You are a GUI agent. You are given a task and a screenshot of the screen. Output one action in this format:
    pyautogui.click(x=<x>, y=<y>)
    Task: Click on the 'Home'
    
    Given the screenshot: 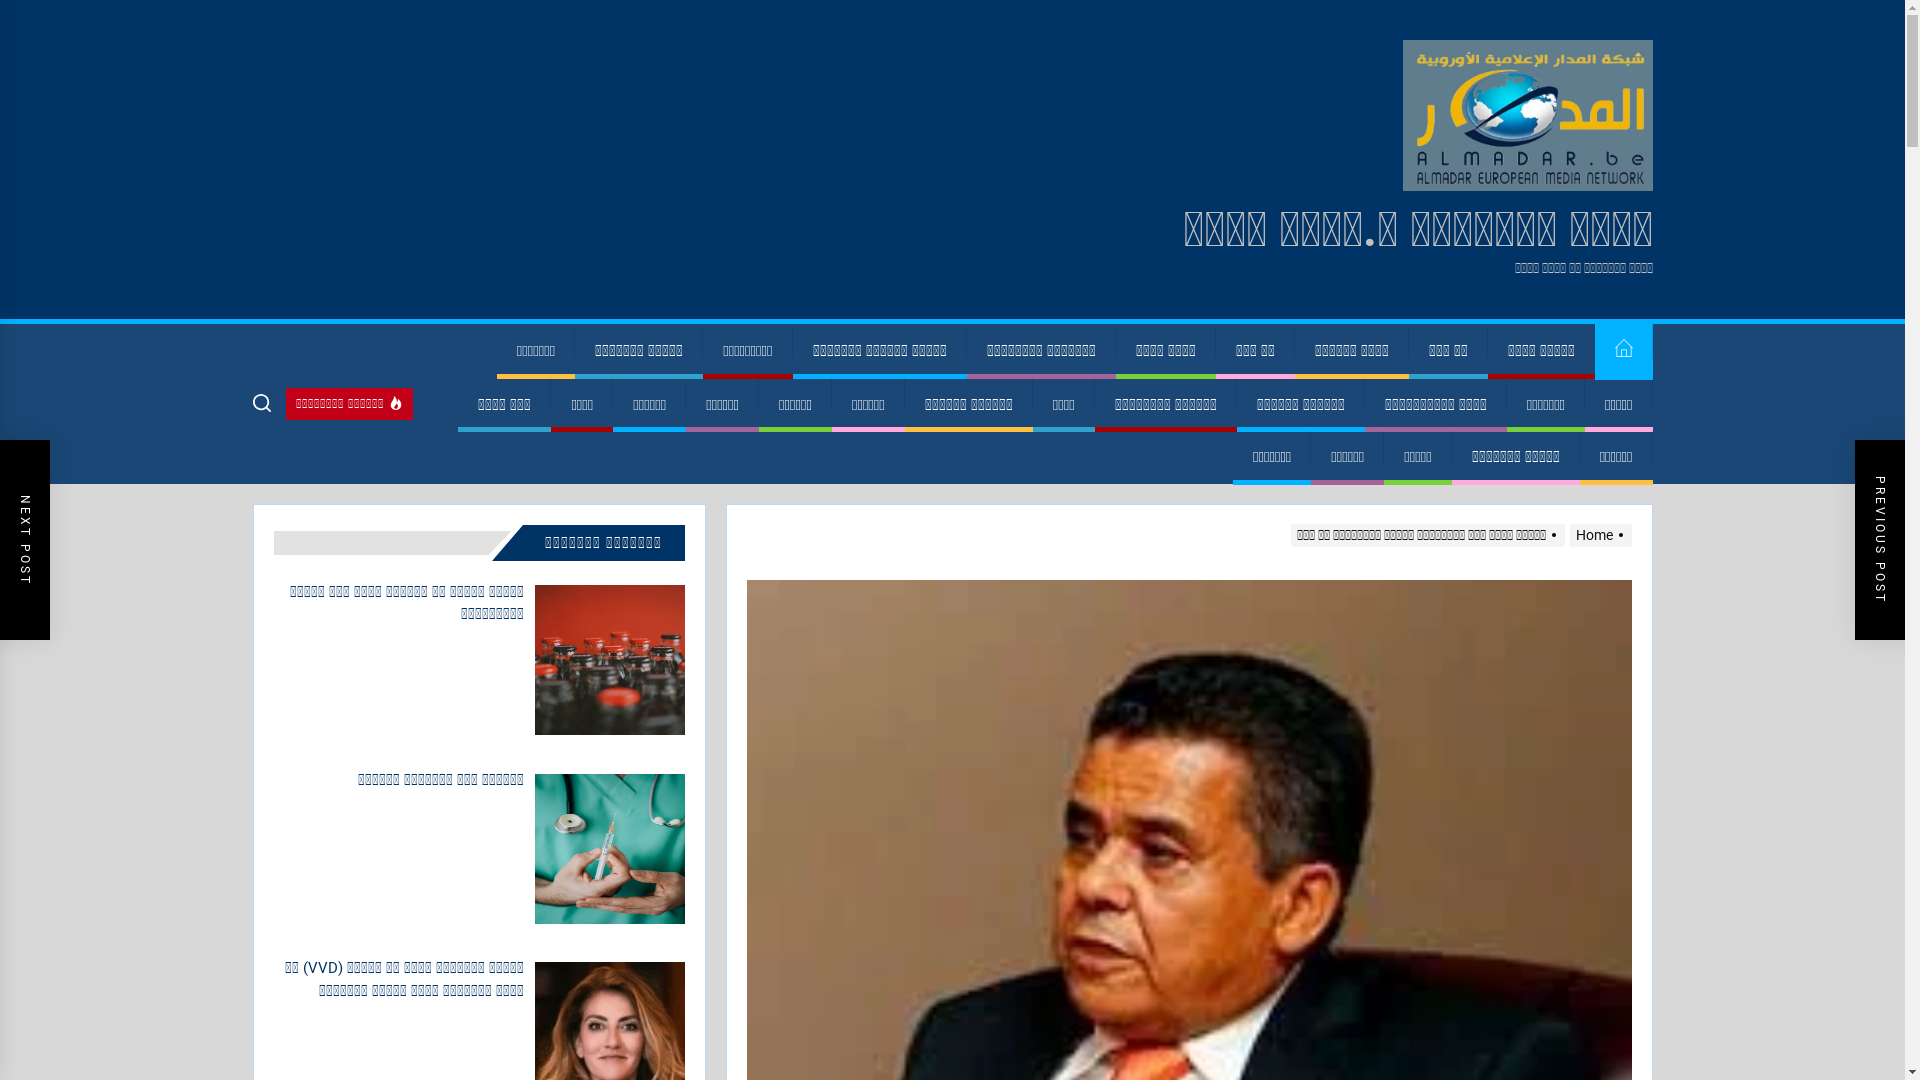 What is the action you would take?
    pyautogui.click(x=1596, y=534)
    